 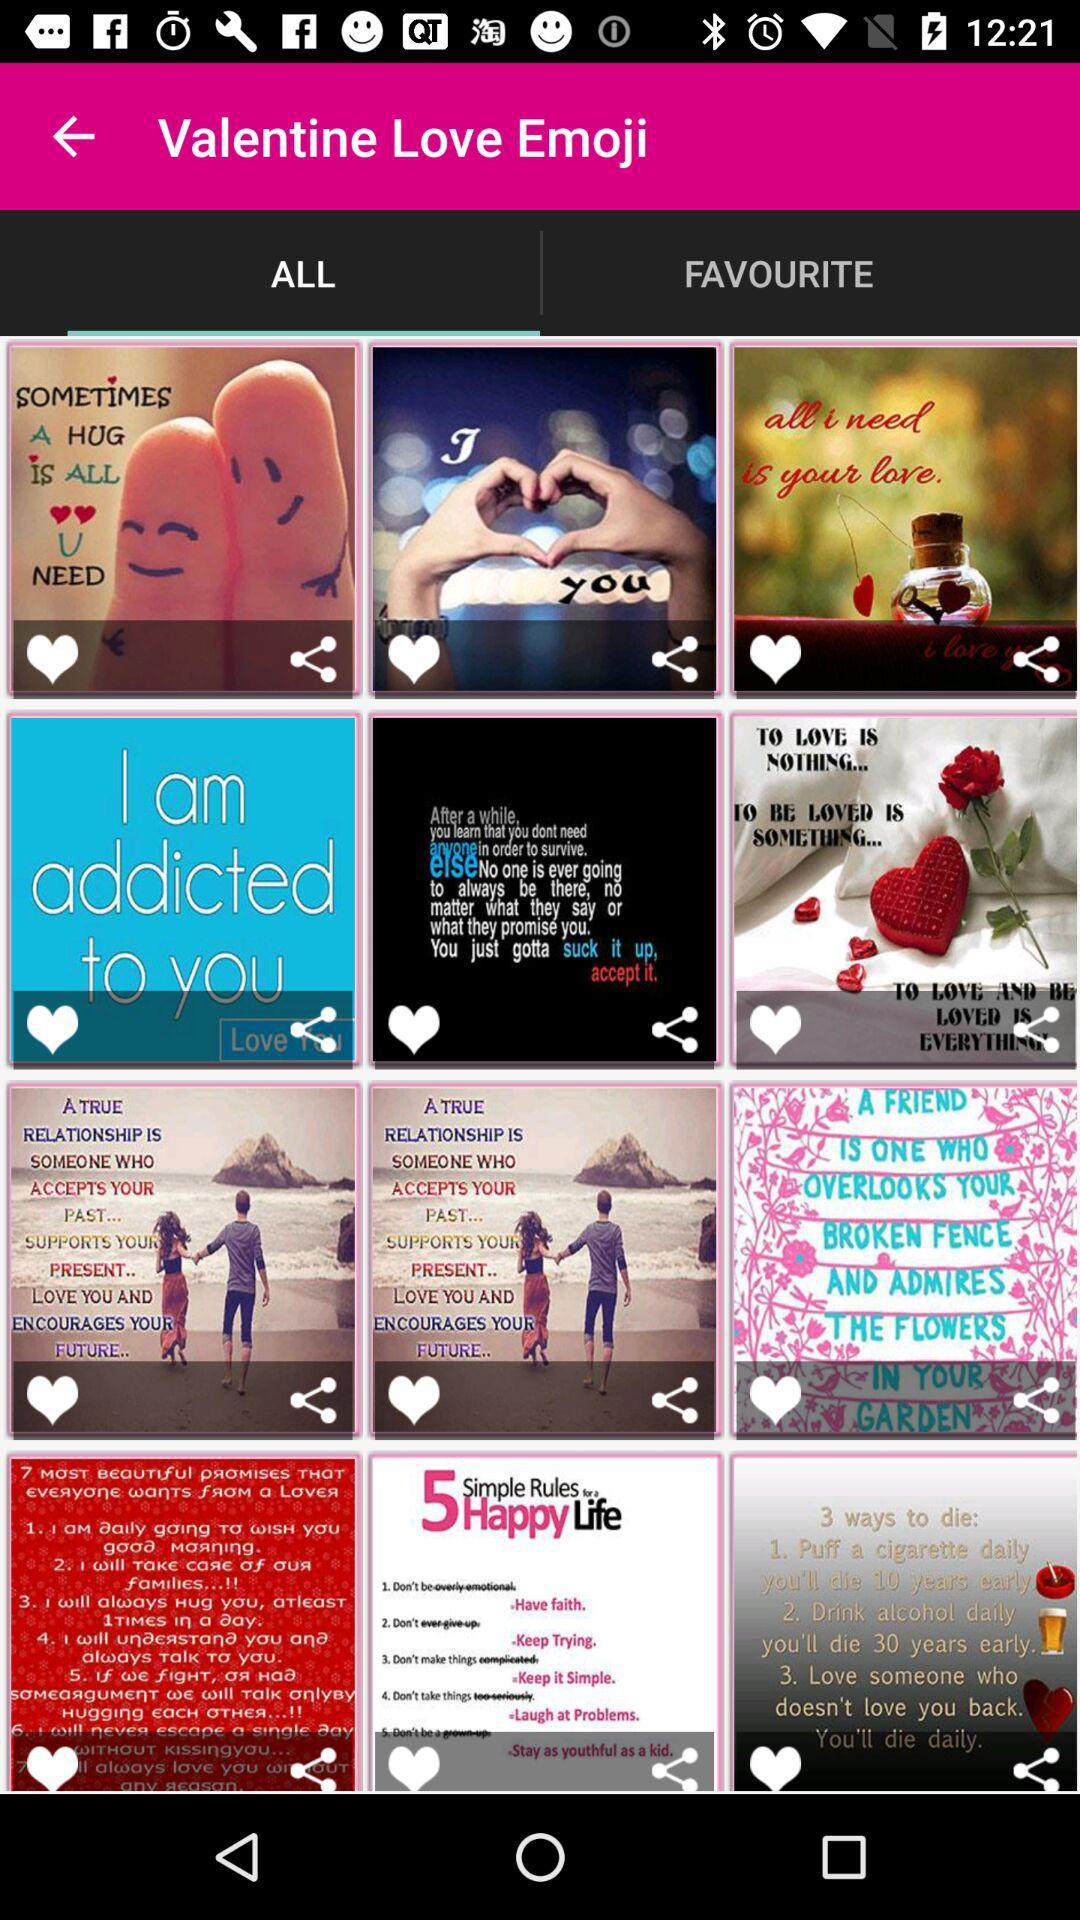 I want to click on android share, so click(x=1035, y=1399).